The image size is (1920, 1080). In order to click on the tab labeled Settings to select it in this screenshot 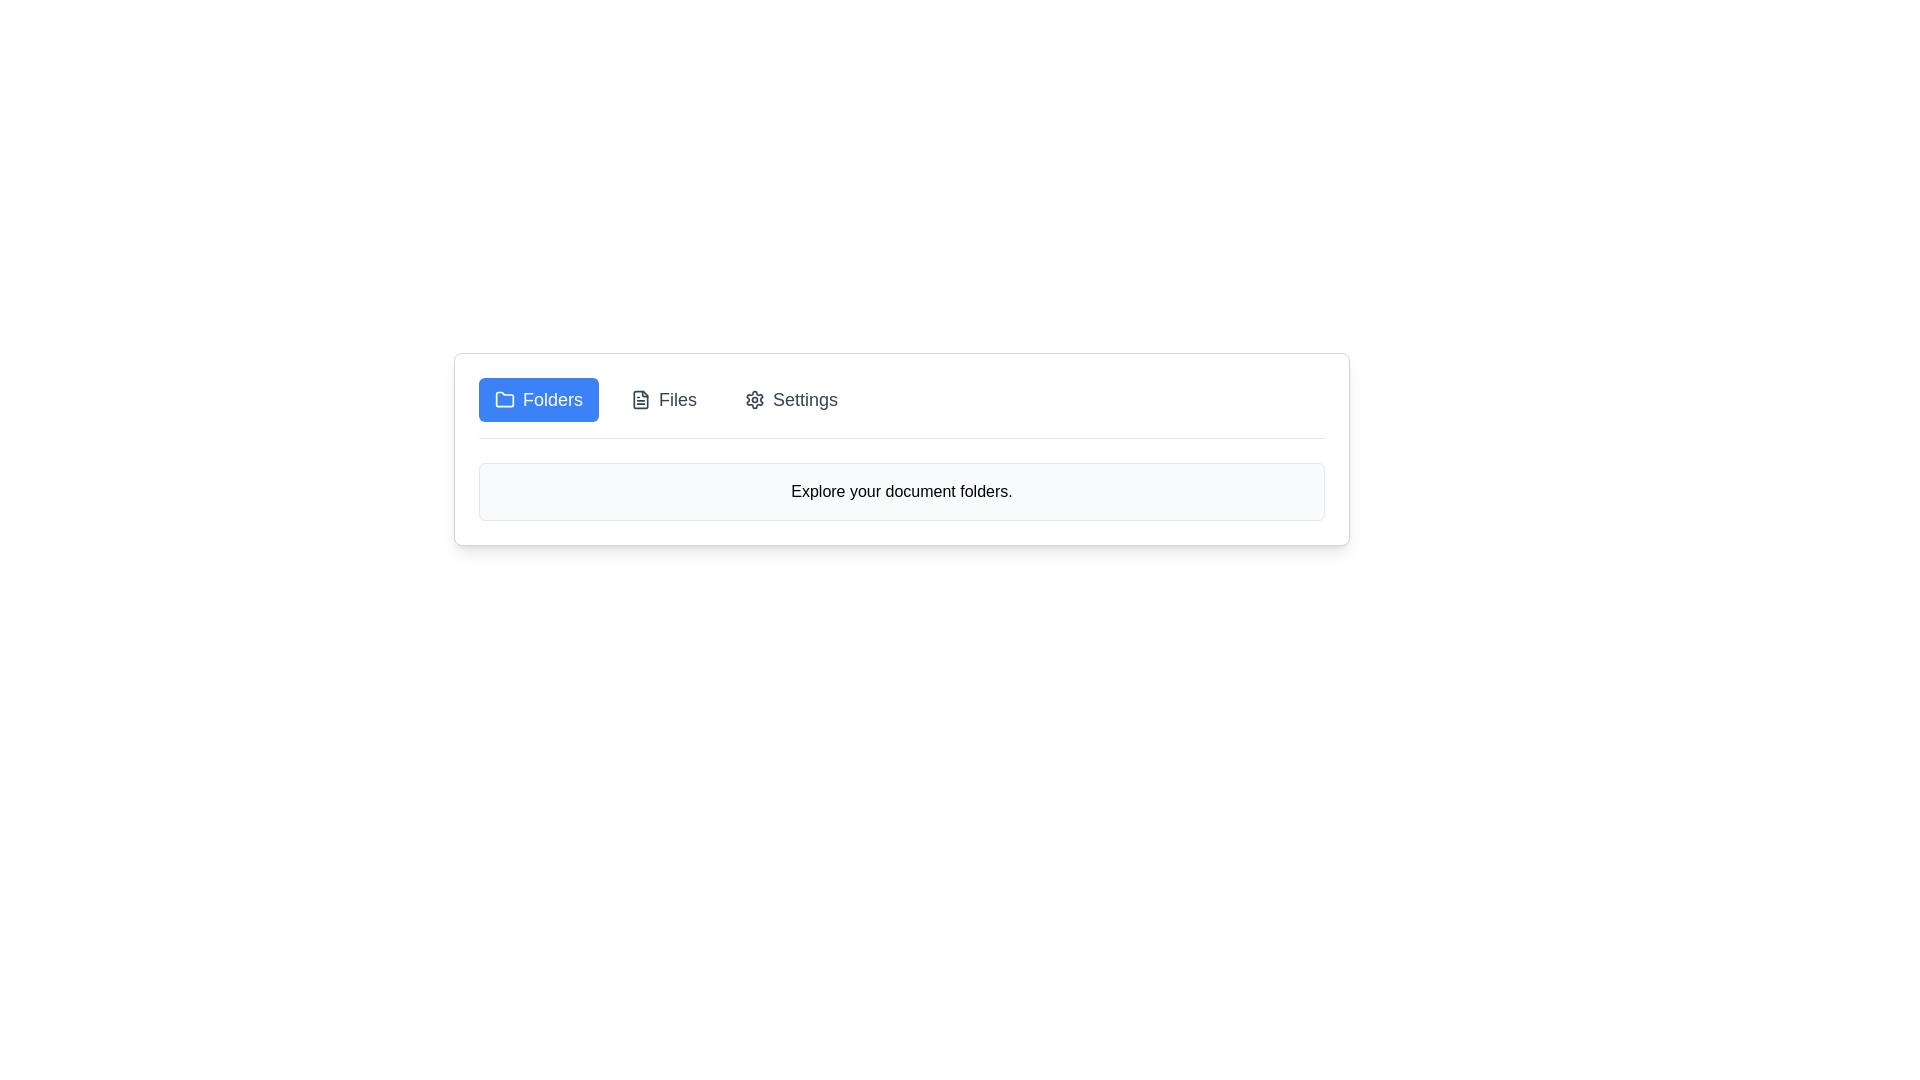, I will do `click(790, 400)`.